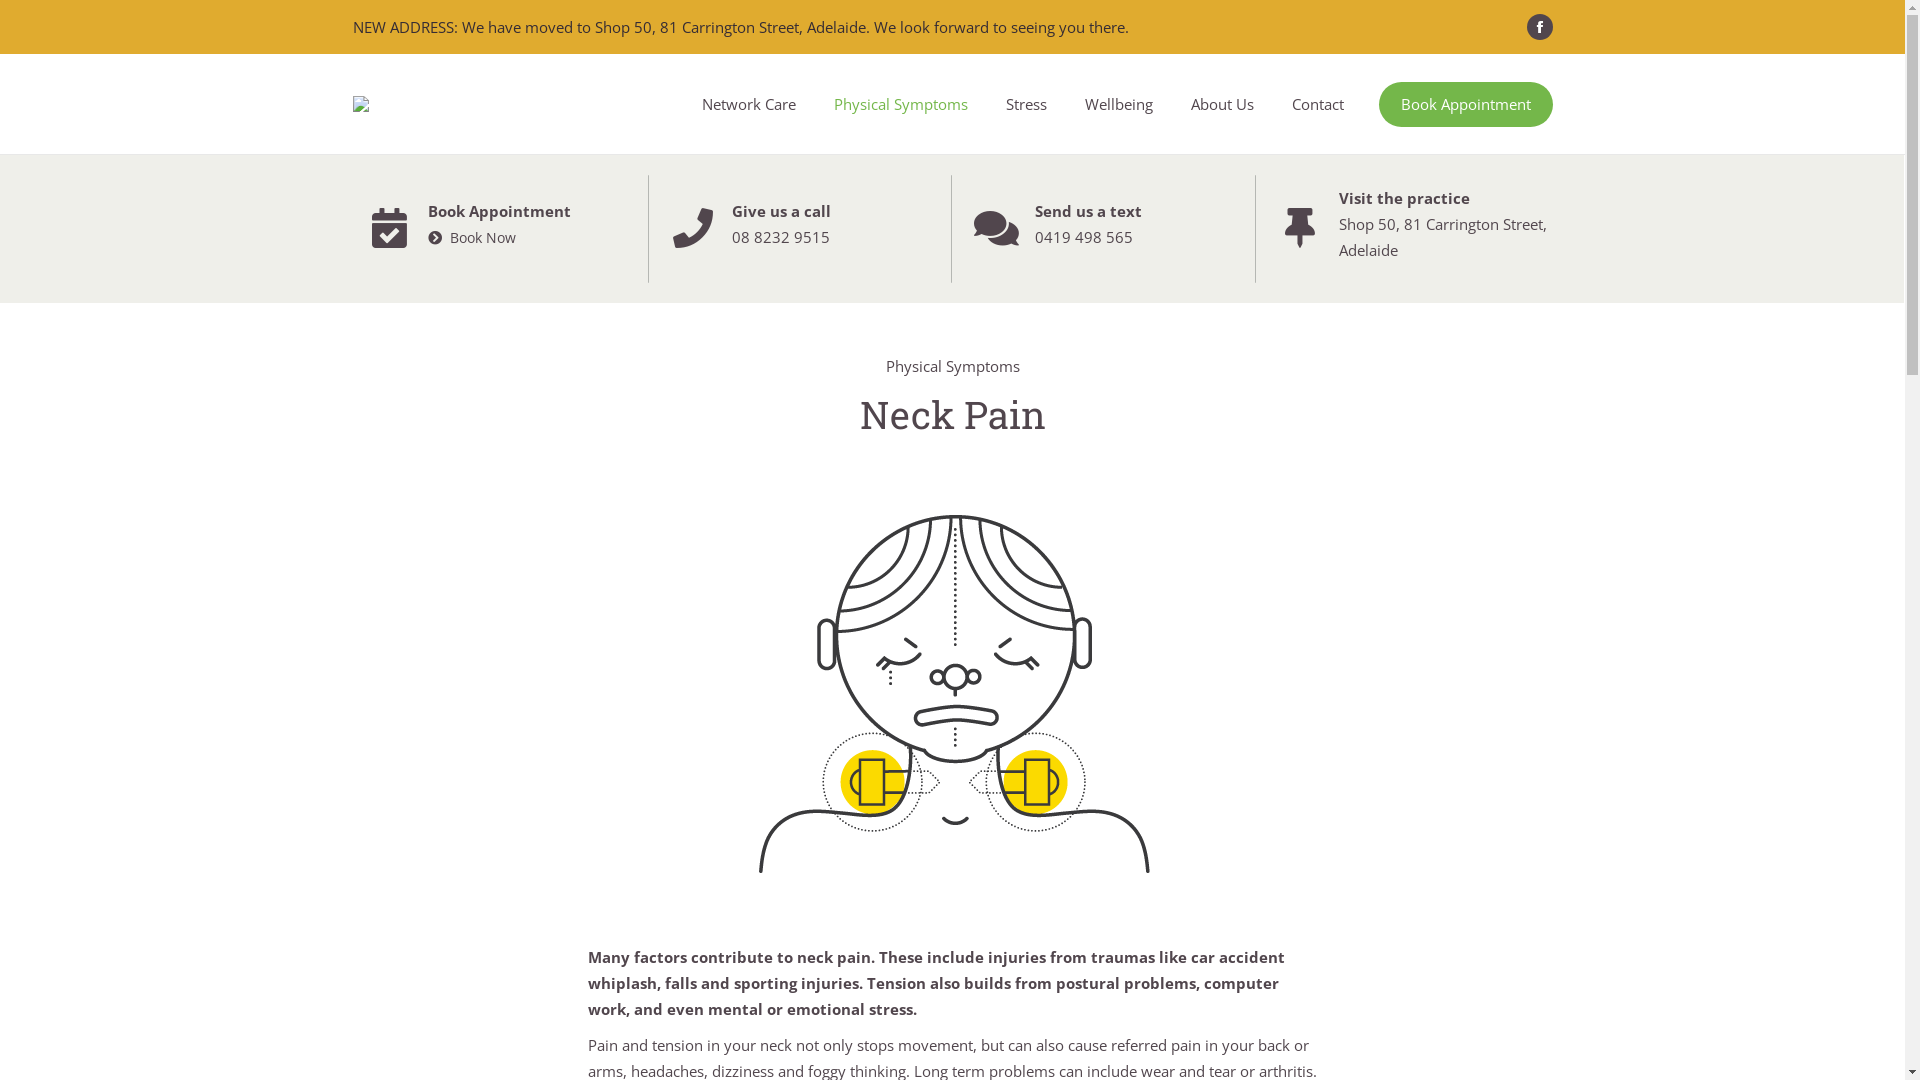 This screenshot has height=1080, width=1920. Describe the element at coordinates (899, 103) in the screenshot. I see `'Physical Symptoms'` at that location.